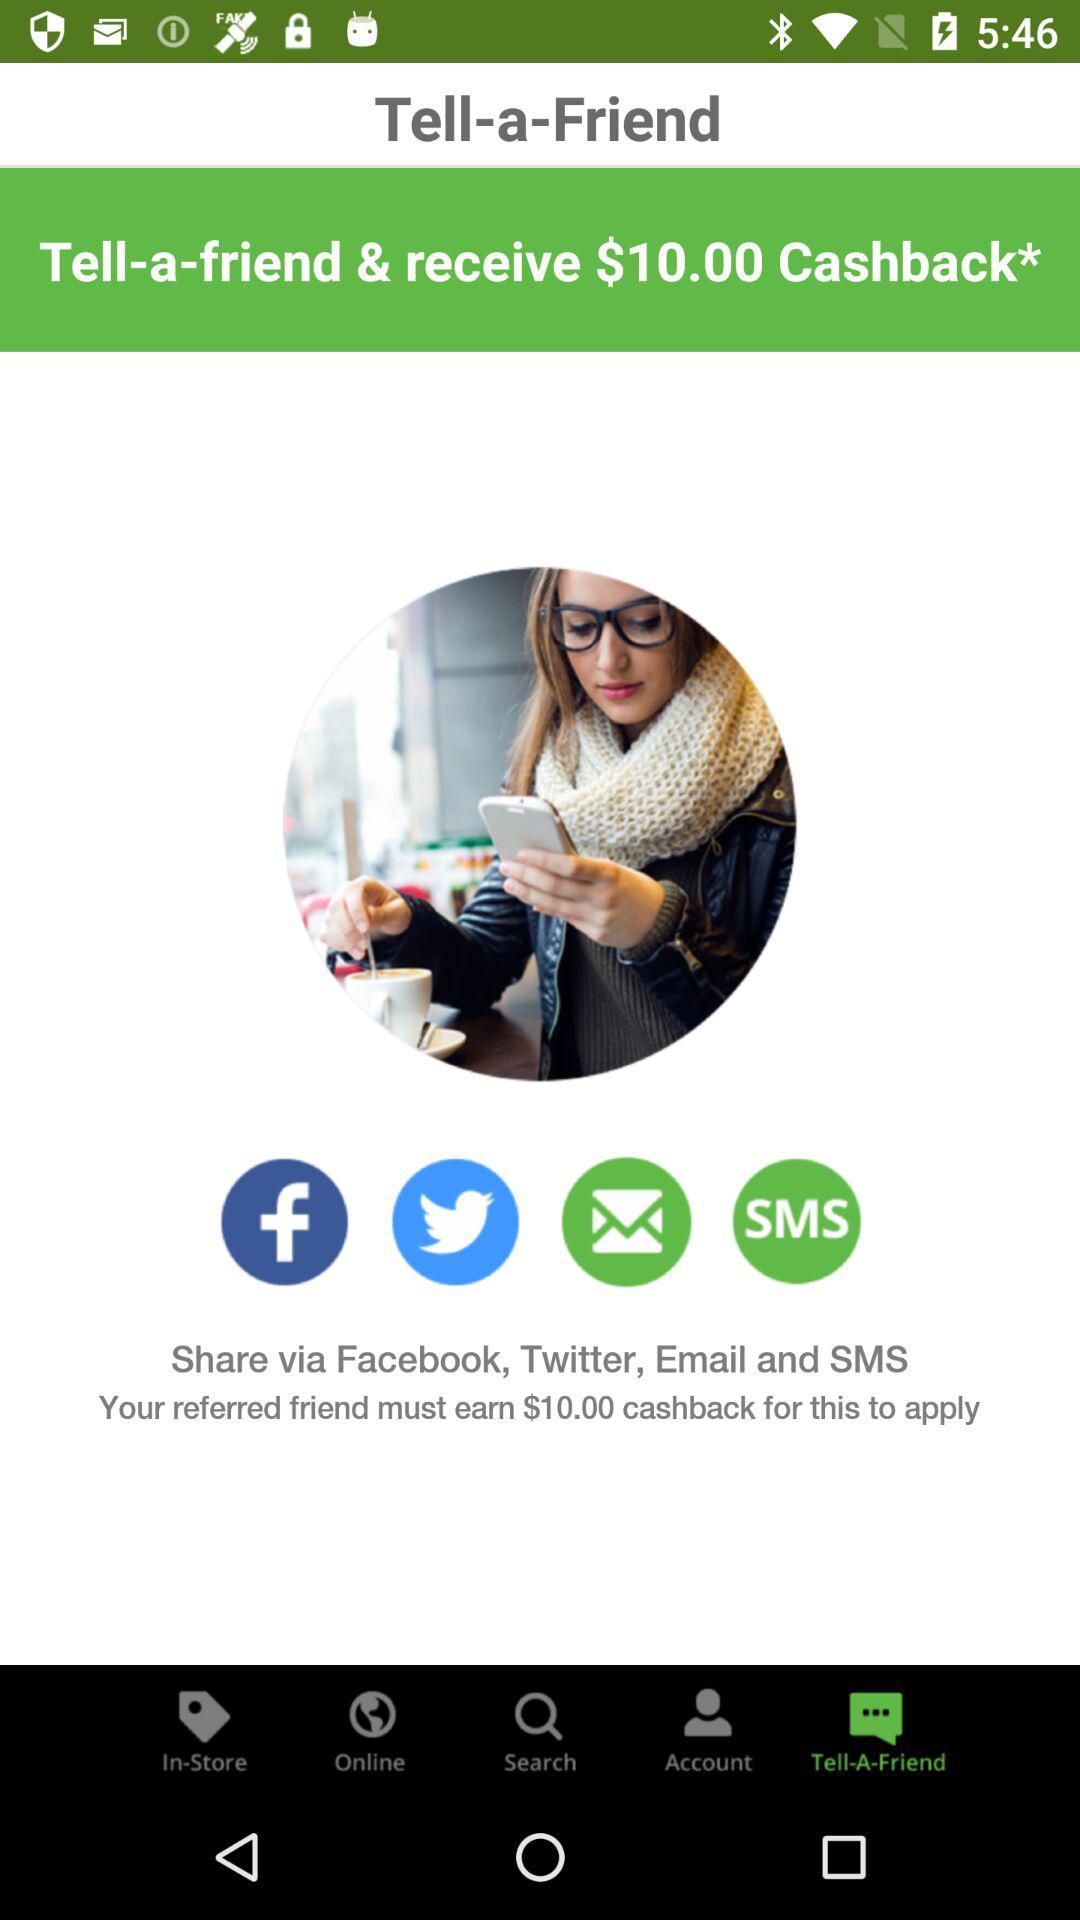 The image size is (1080, 1920). I want to click on the chat icon, so click(874, 1728).